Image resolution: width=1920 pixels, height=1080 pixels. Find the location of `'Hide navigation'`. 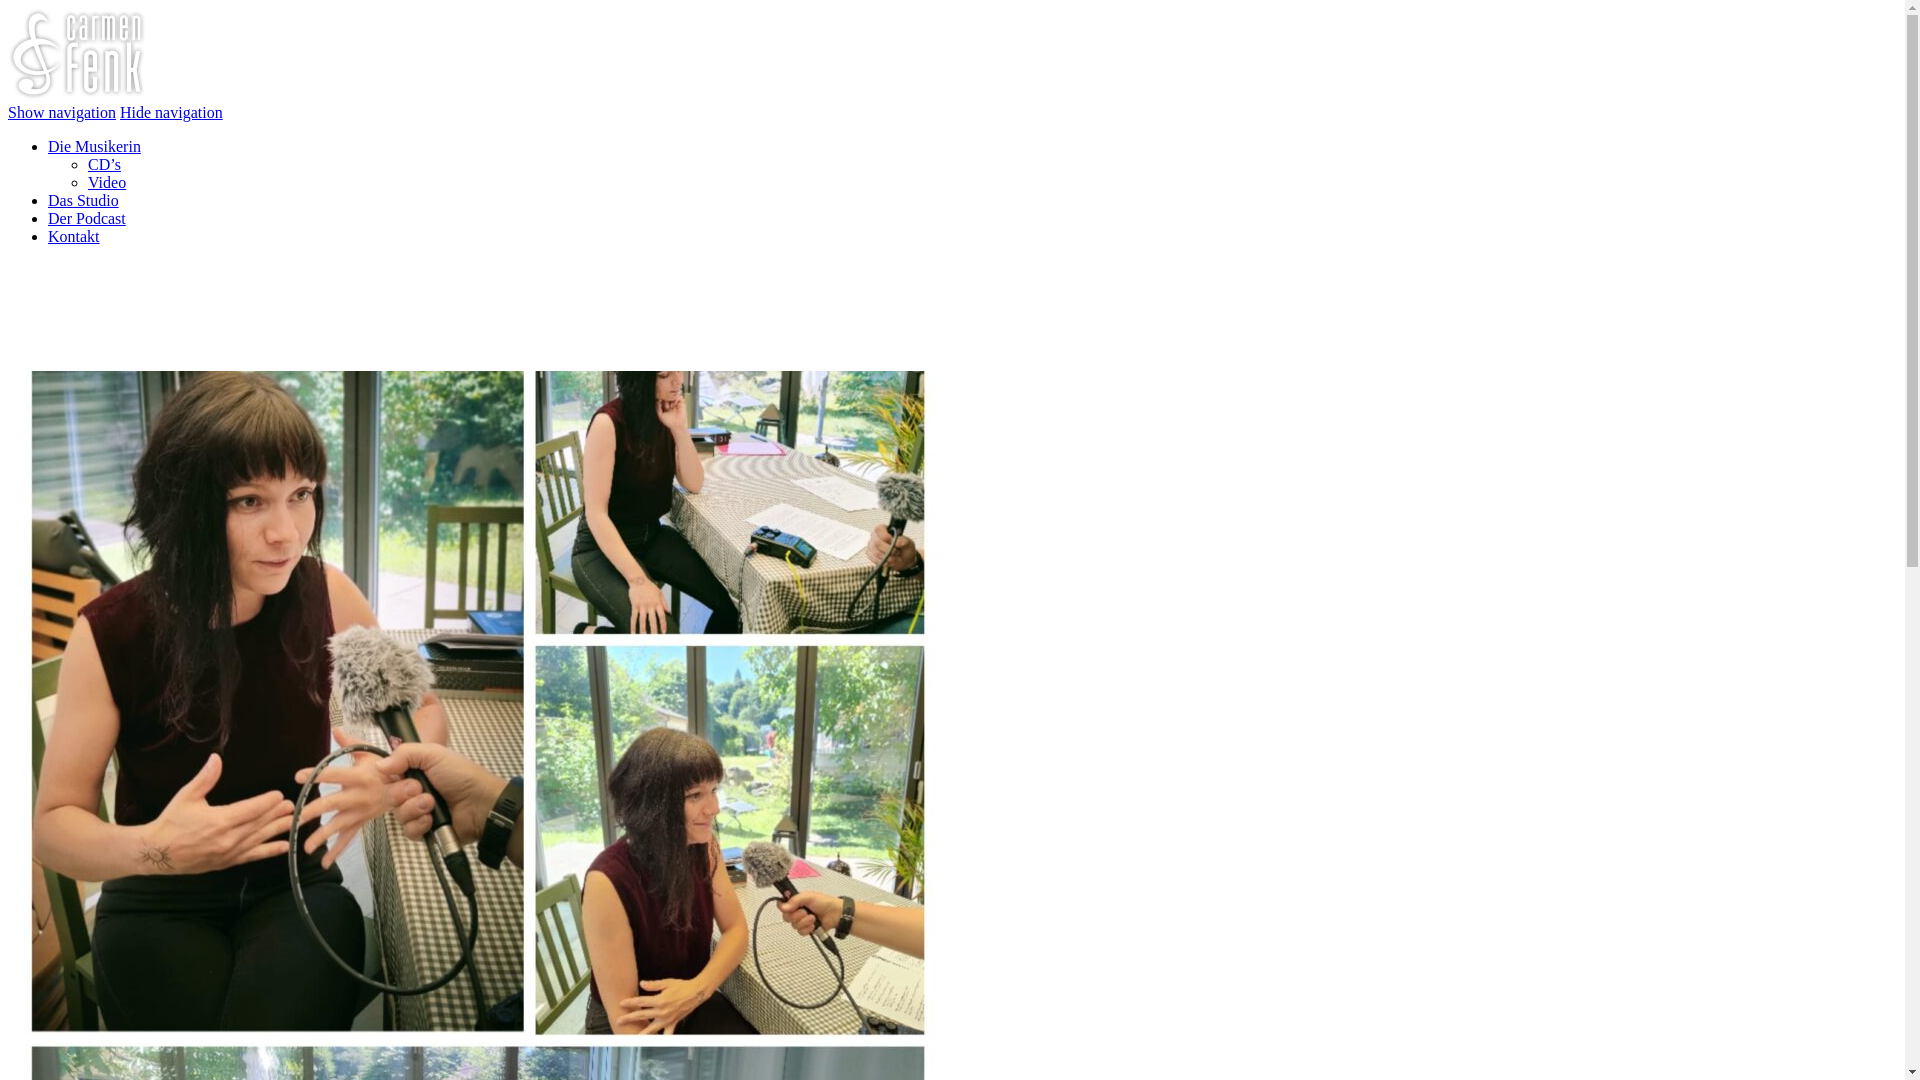

'Hide navigation' is located at coordinates (171, 112).